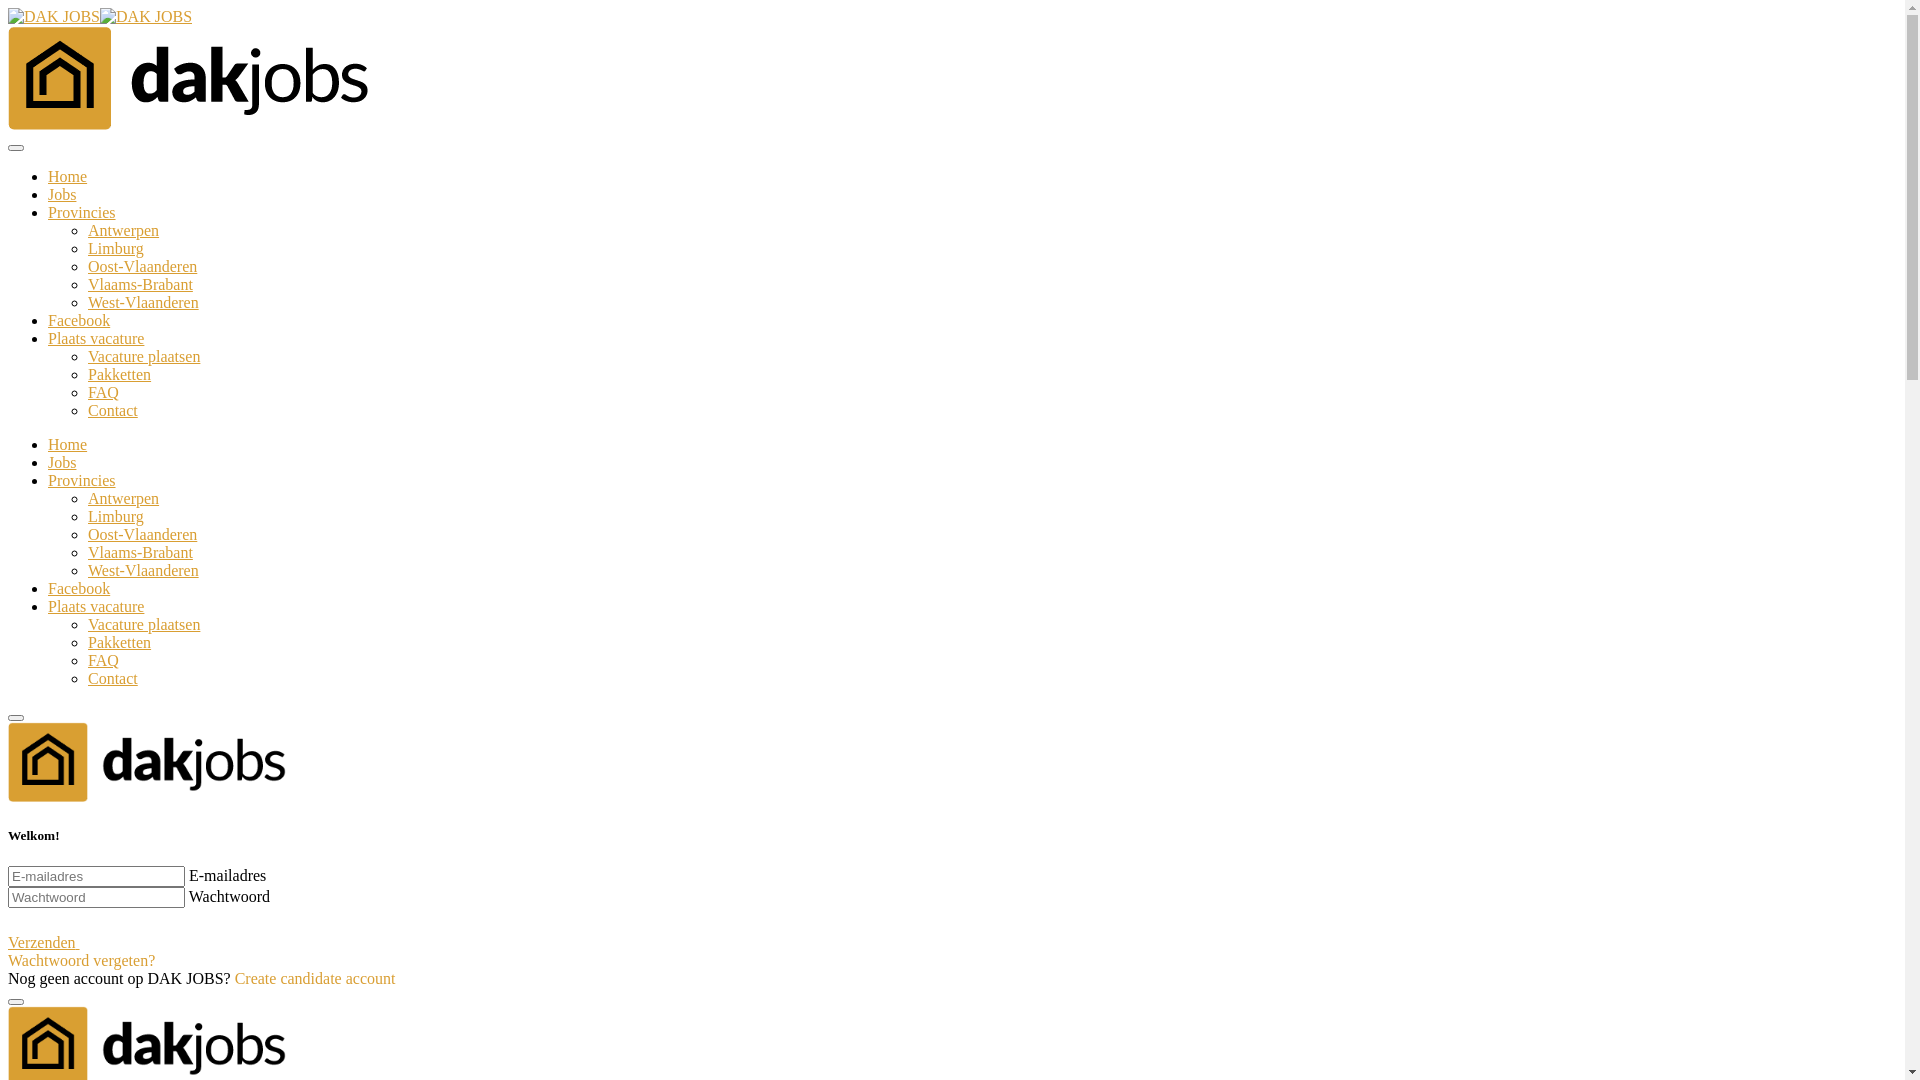  What do you see at coordinates (95, 337) in the screenshot?
I see `'Plaats vacature'` at bounding box center [95, 337].